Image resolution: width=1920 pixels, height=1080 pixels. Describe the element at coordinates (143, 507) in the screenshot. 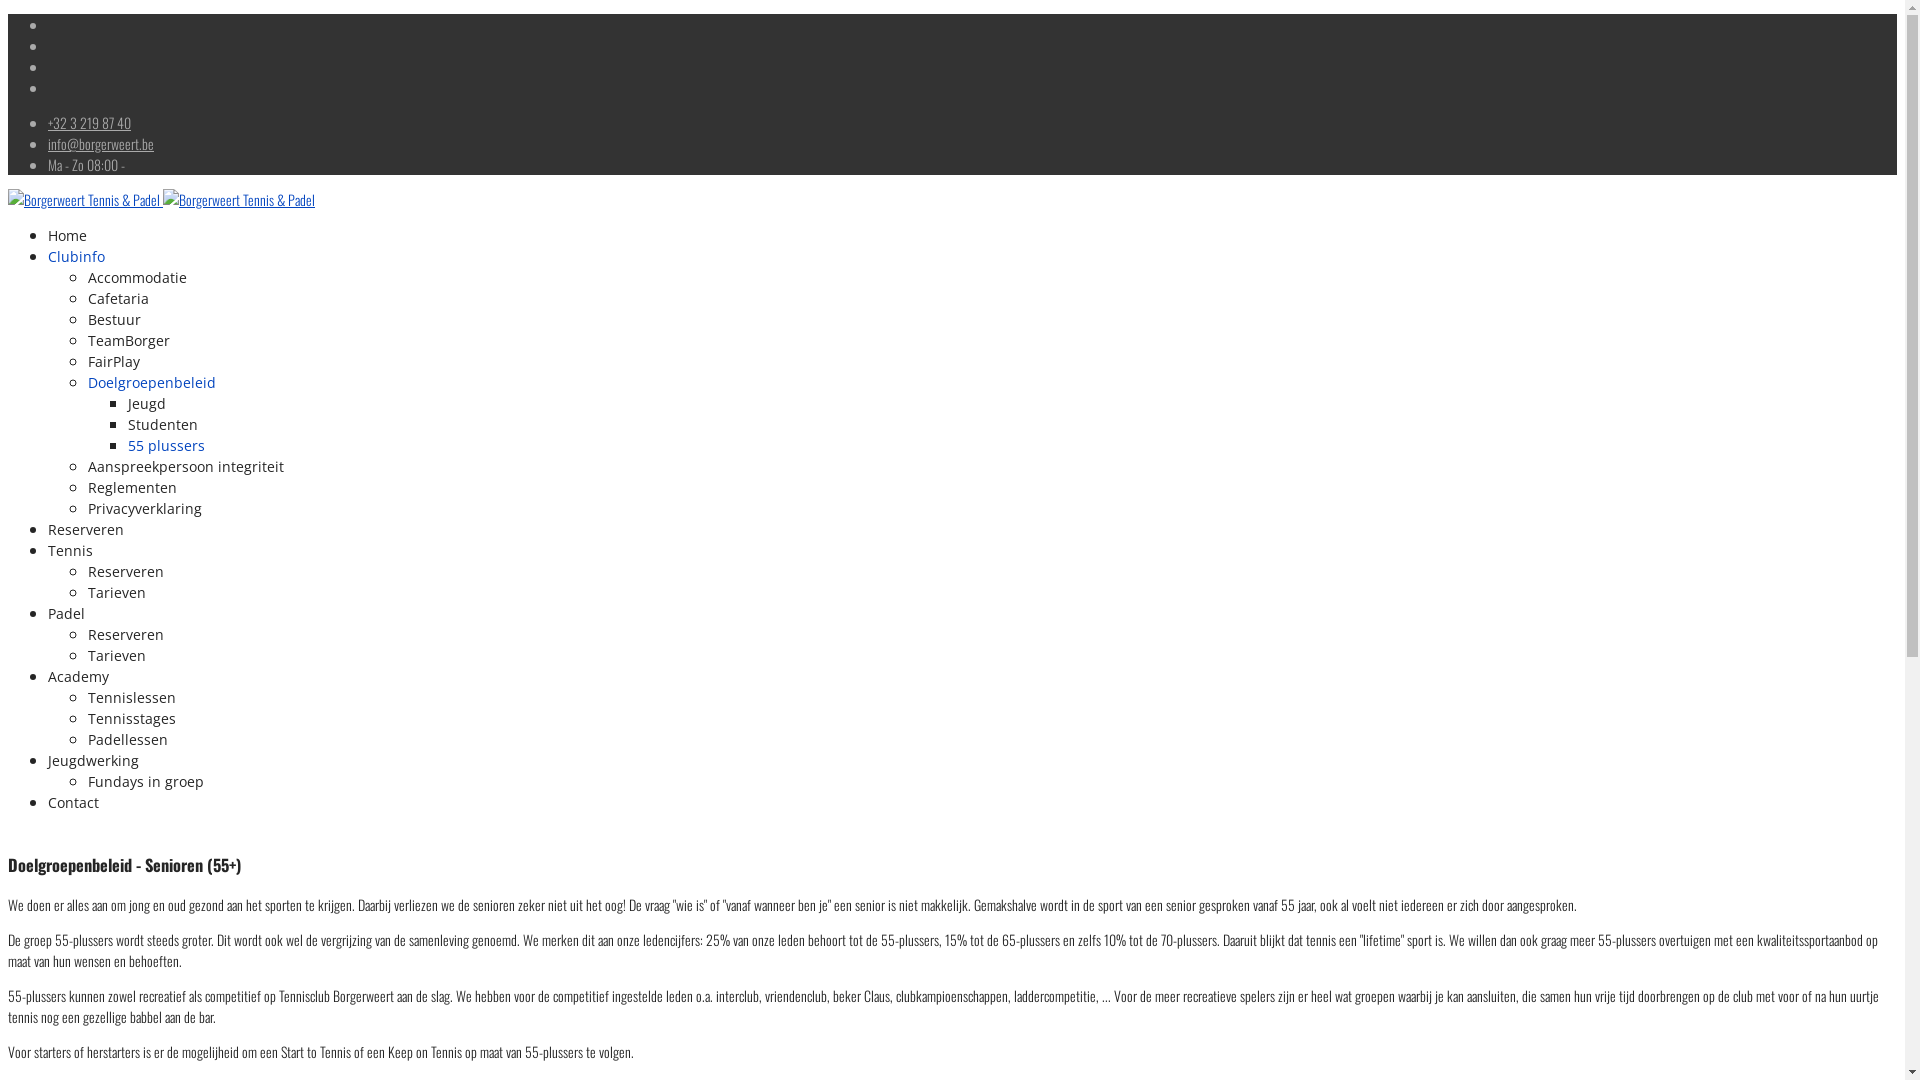

I see `'Privacyverklaring'` at that location.